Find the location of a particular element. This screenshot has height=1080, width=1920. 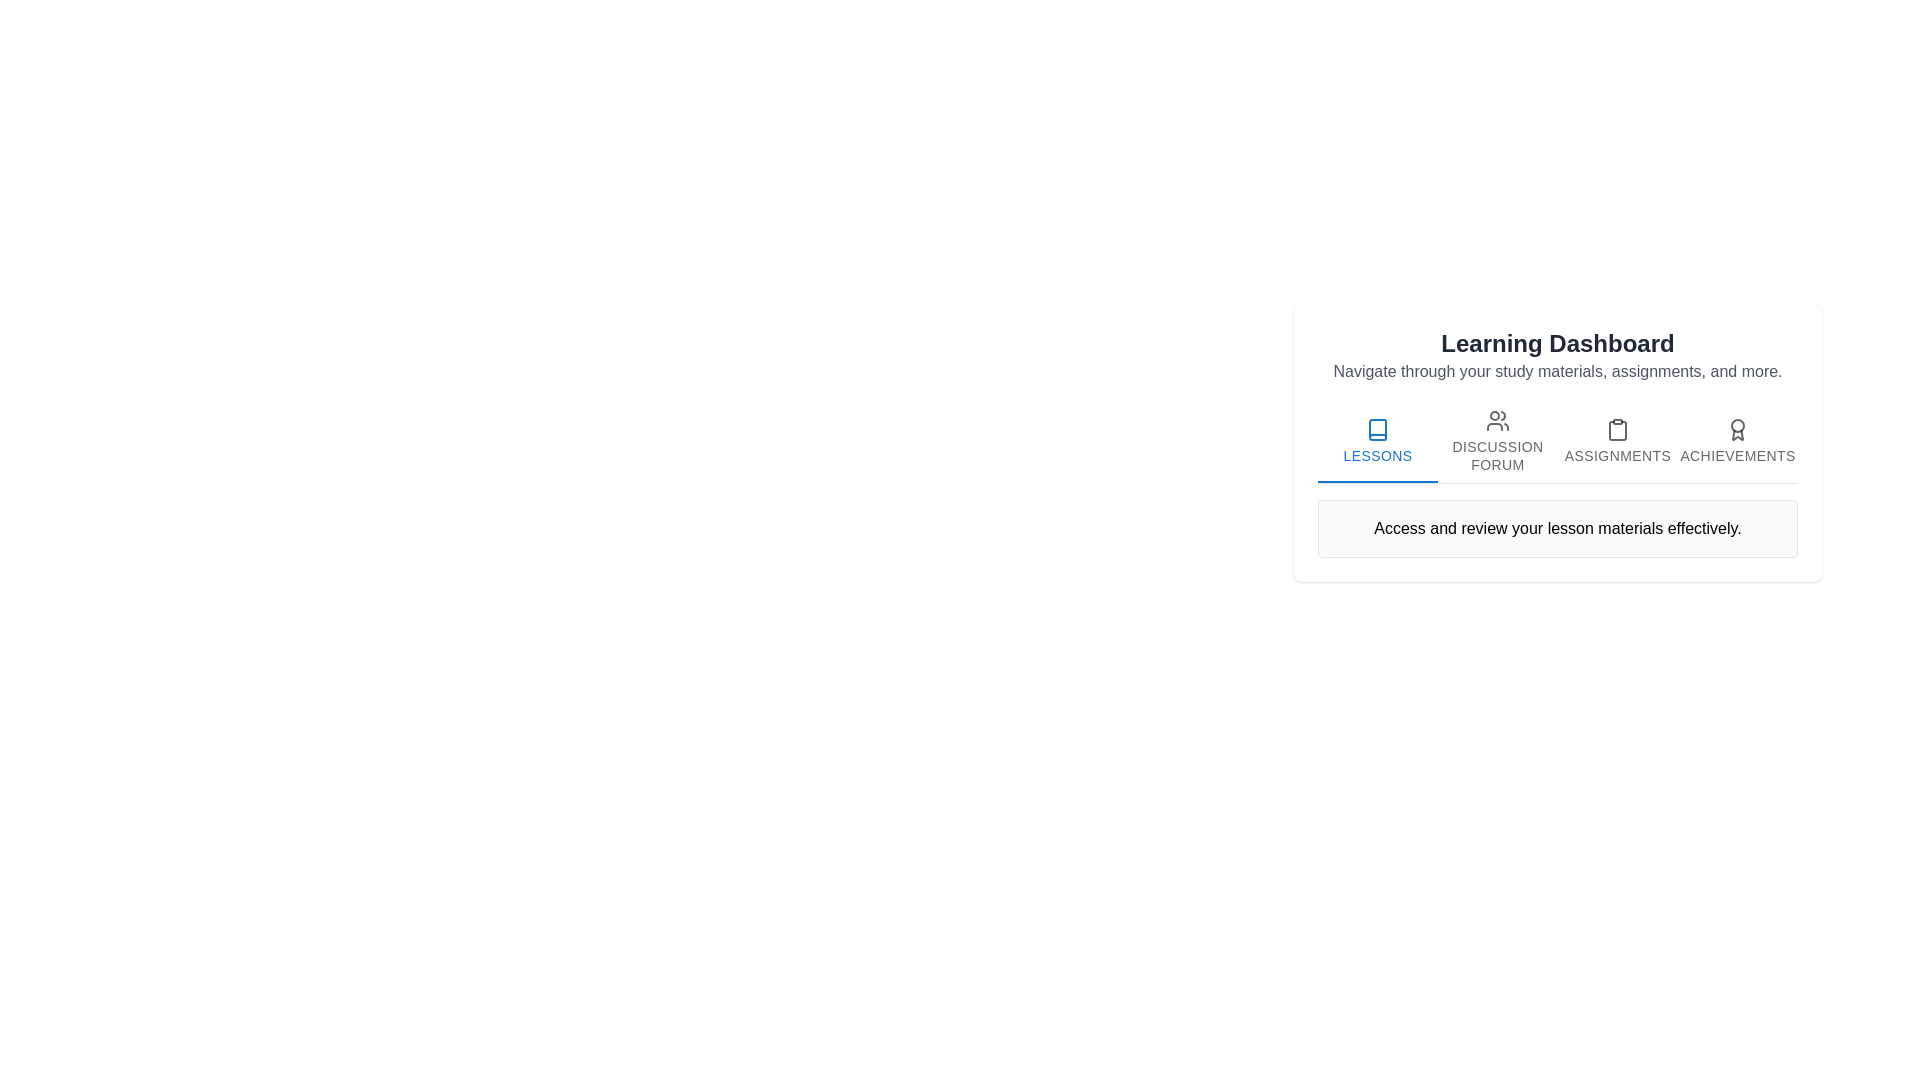

the text label that states 'Access and review your lesson materials effectively.', which is styled in a serif font and located in the right half of the main interface layout is located at coordinates (1557, 527).